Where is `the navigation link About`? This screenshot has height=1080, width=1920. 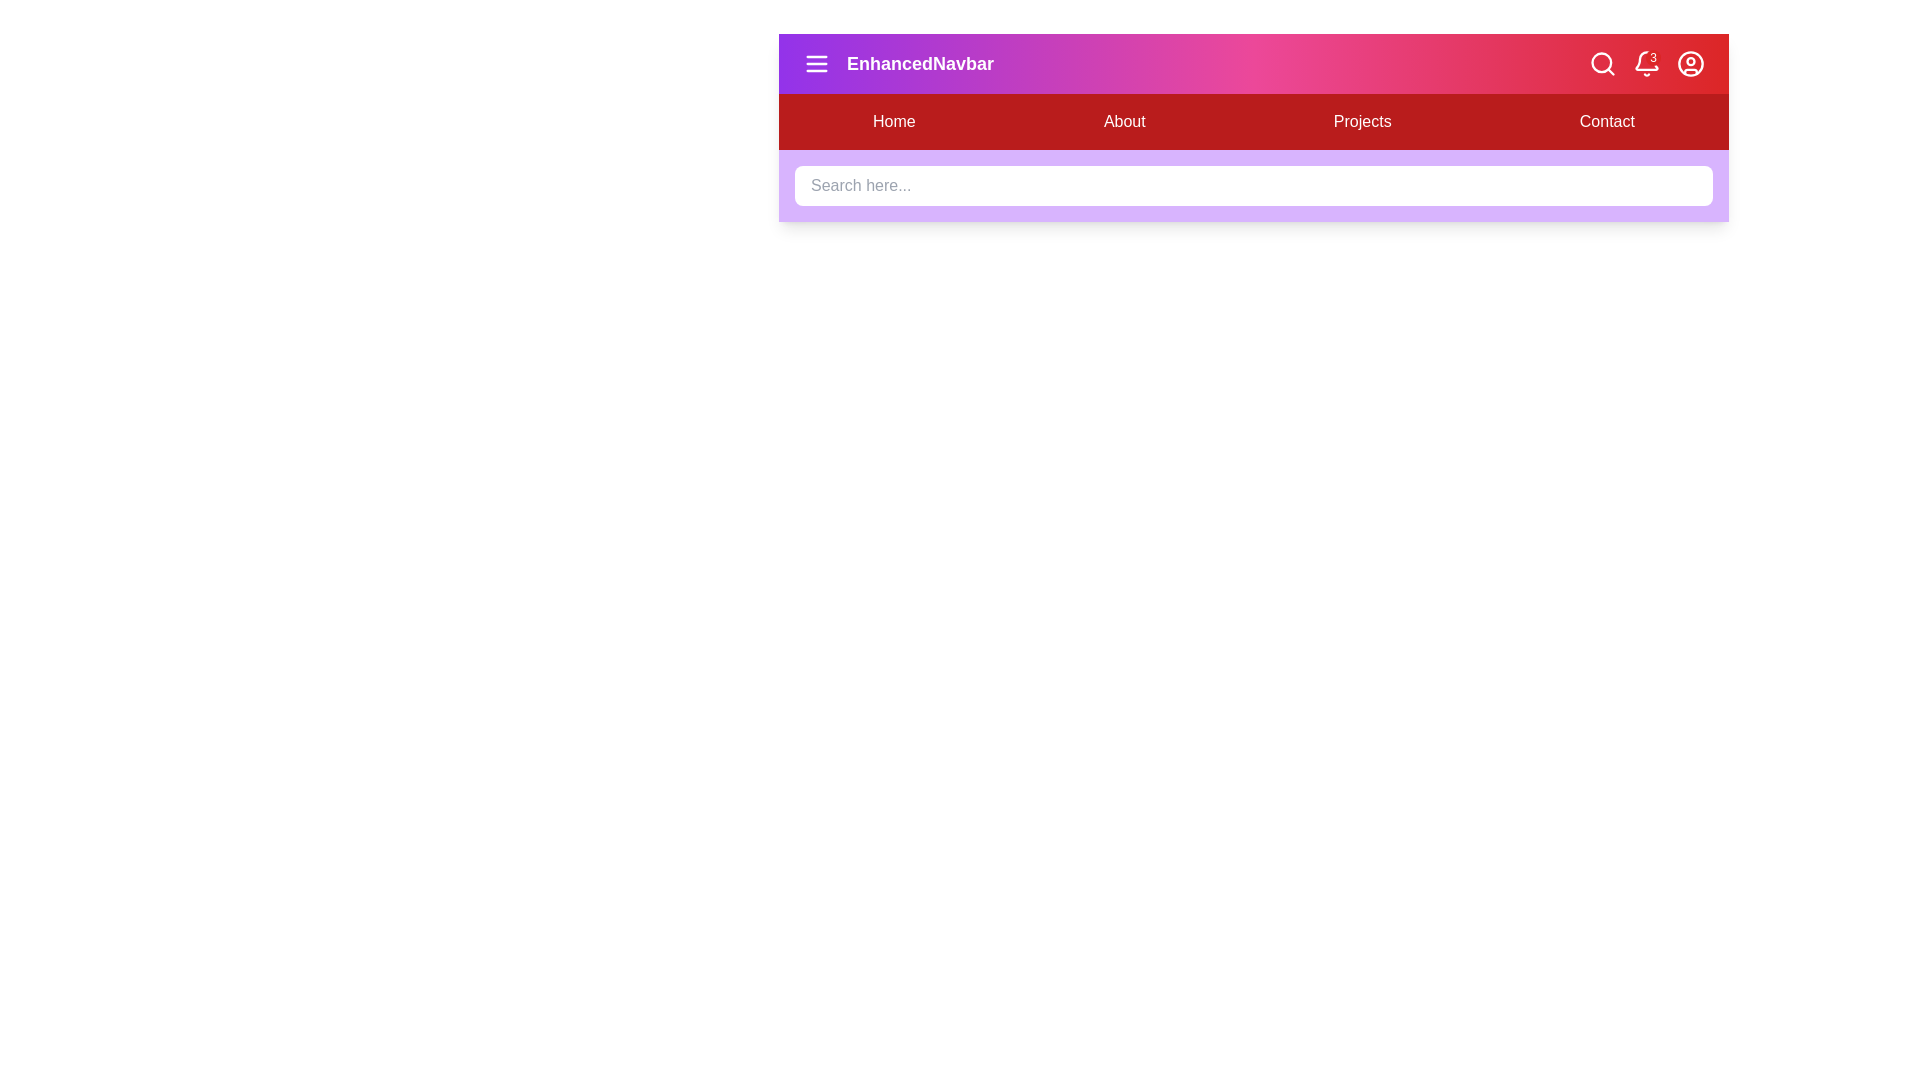
the navigation link About is located at coordinates (1123, 122).